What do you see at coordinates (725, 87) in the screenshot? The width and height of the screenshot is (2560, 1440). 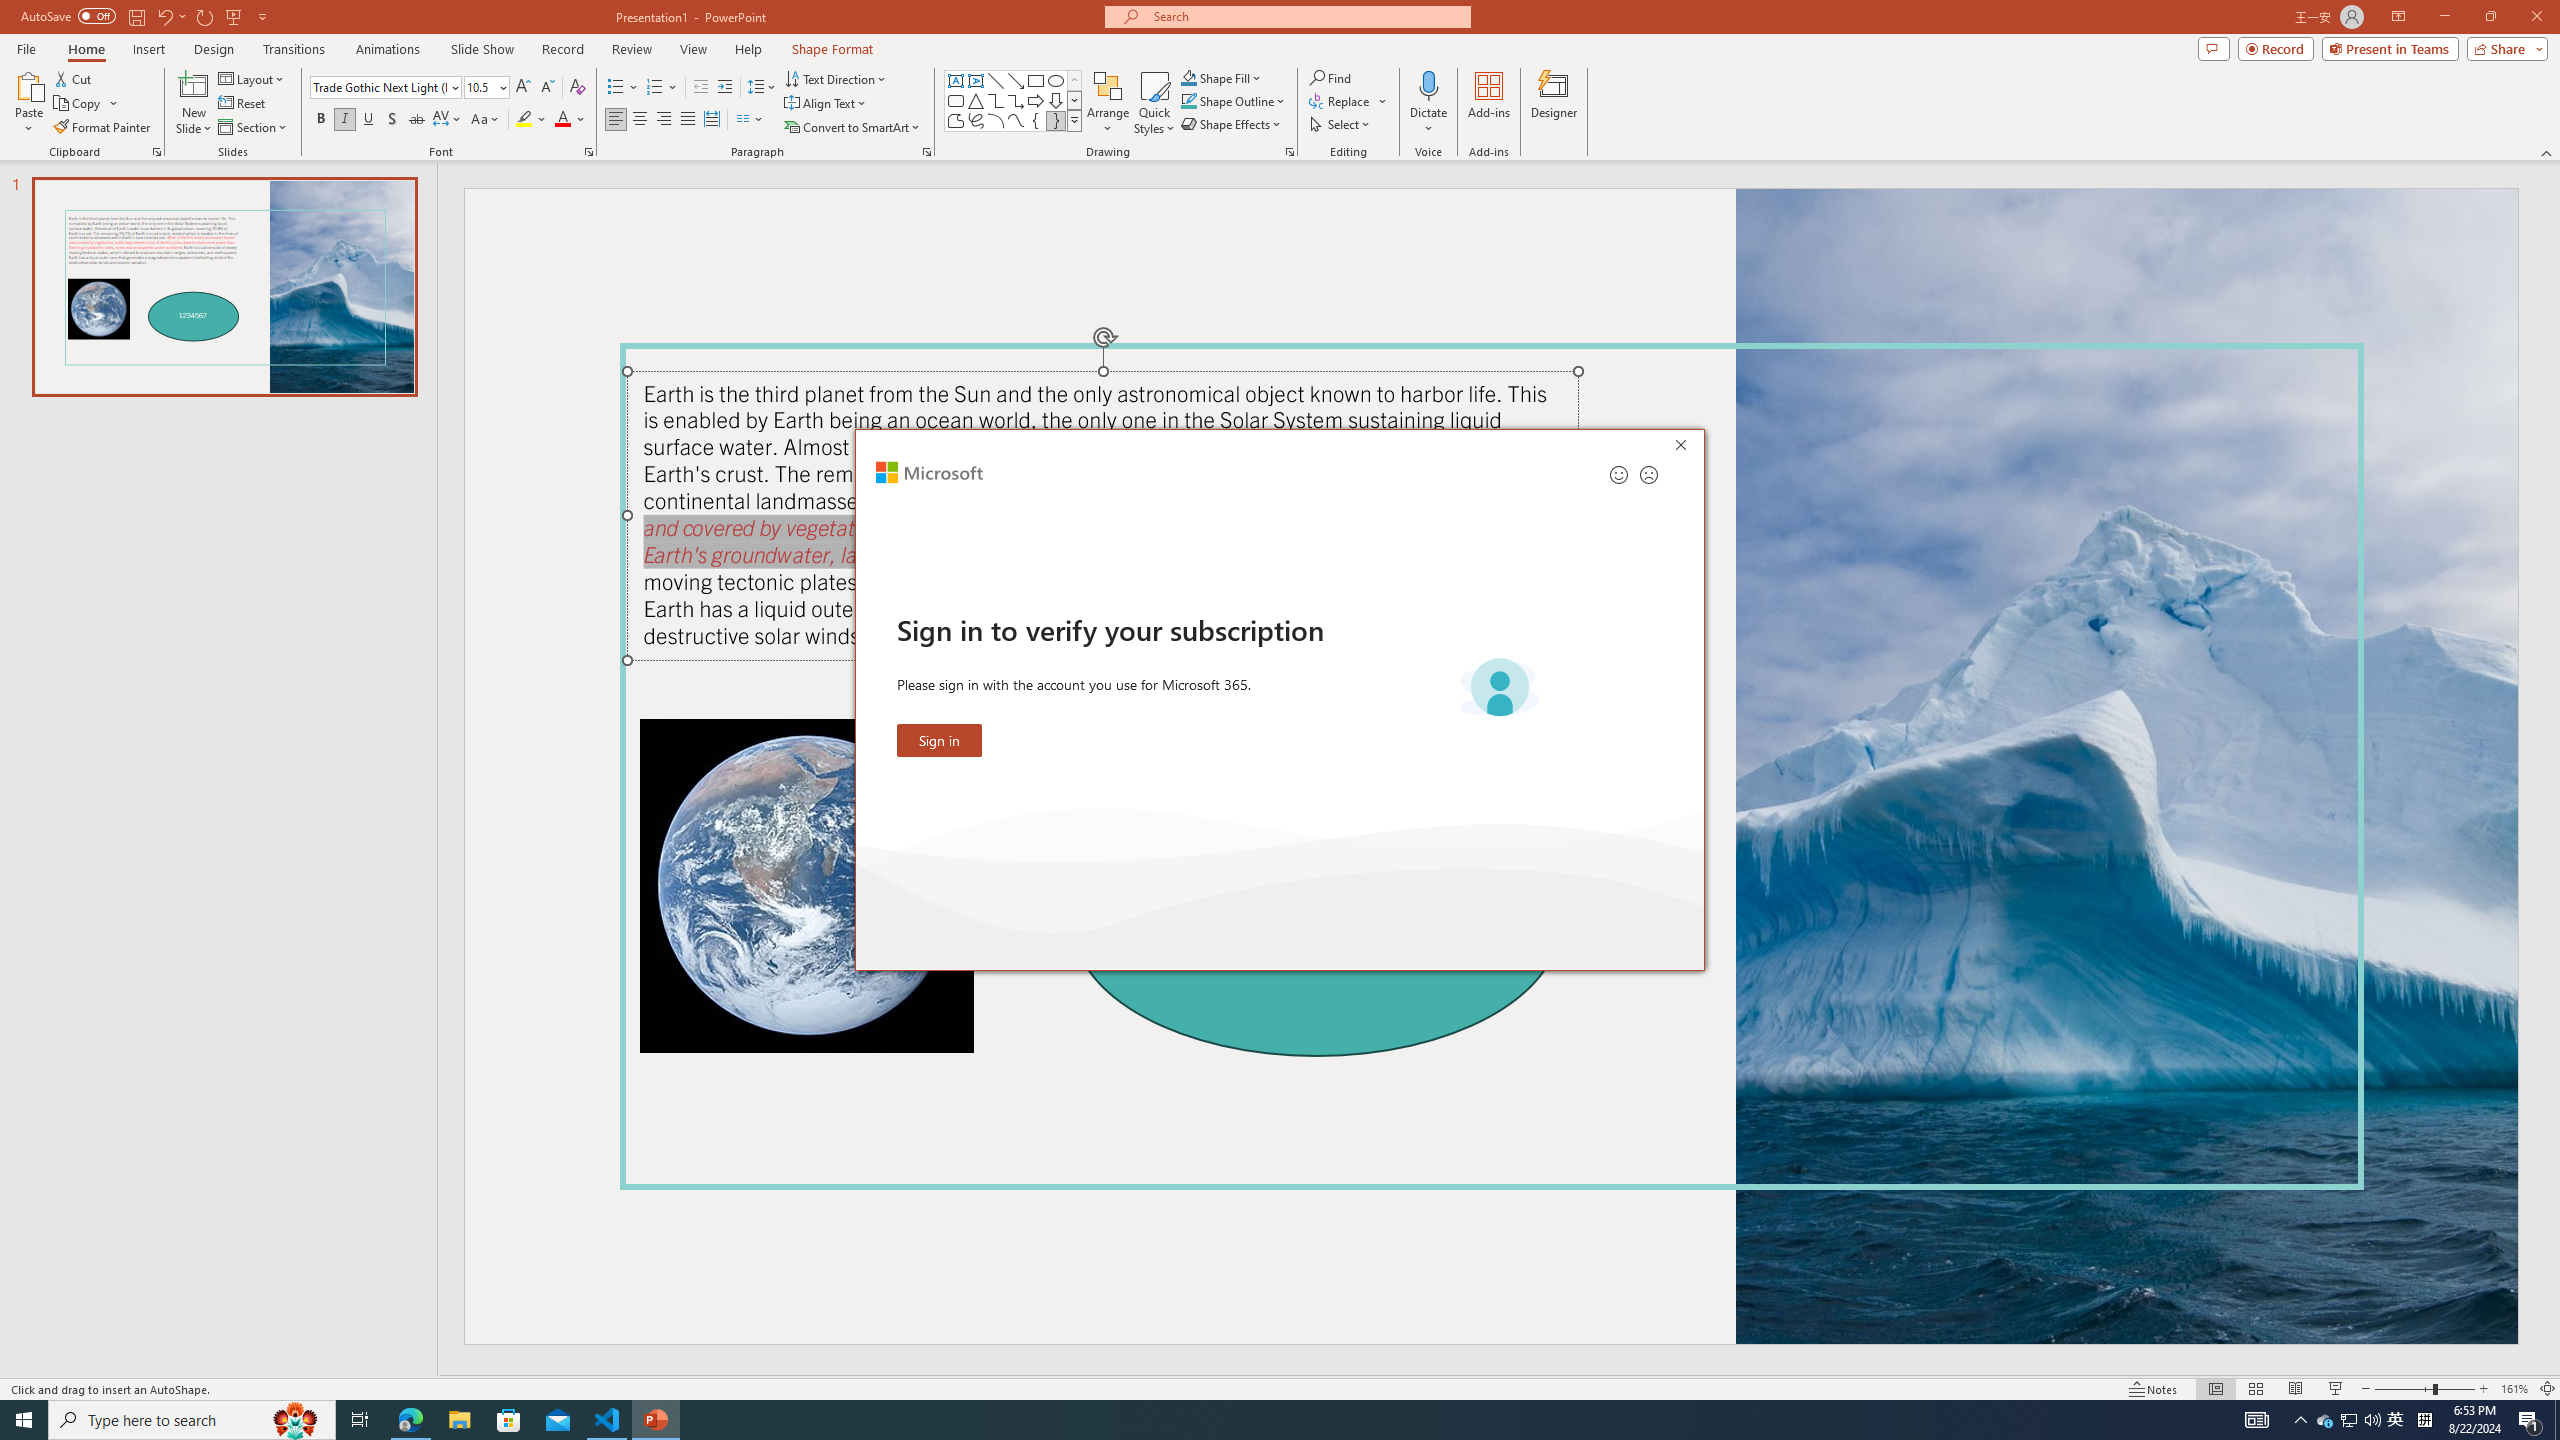 I see `'Increase Indent'` at bounding box center [725, 87].